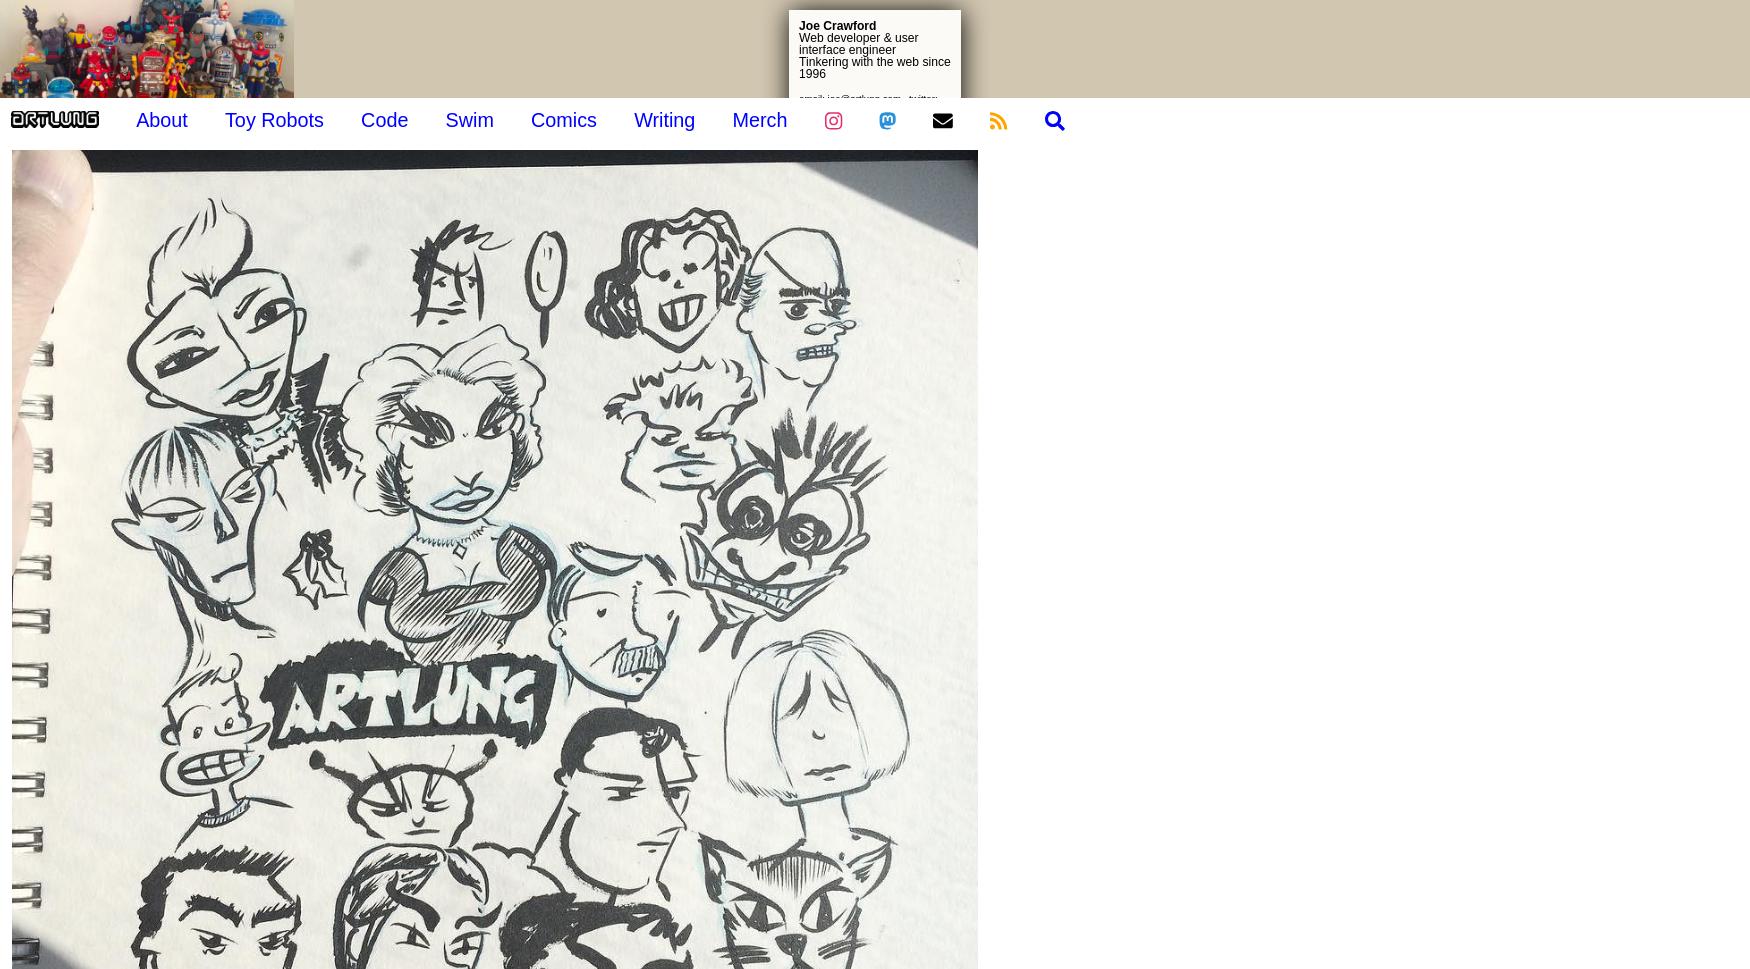  Describe the element at coordinates (272, 118) in the screenshot. I see `'Toy Robots'` at that location.